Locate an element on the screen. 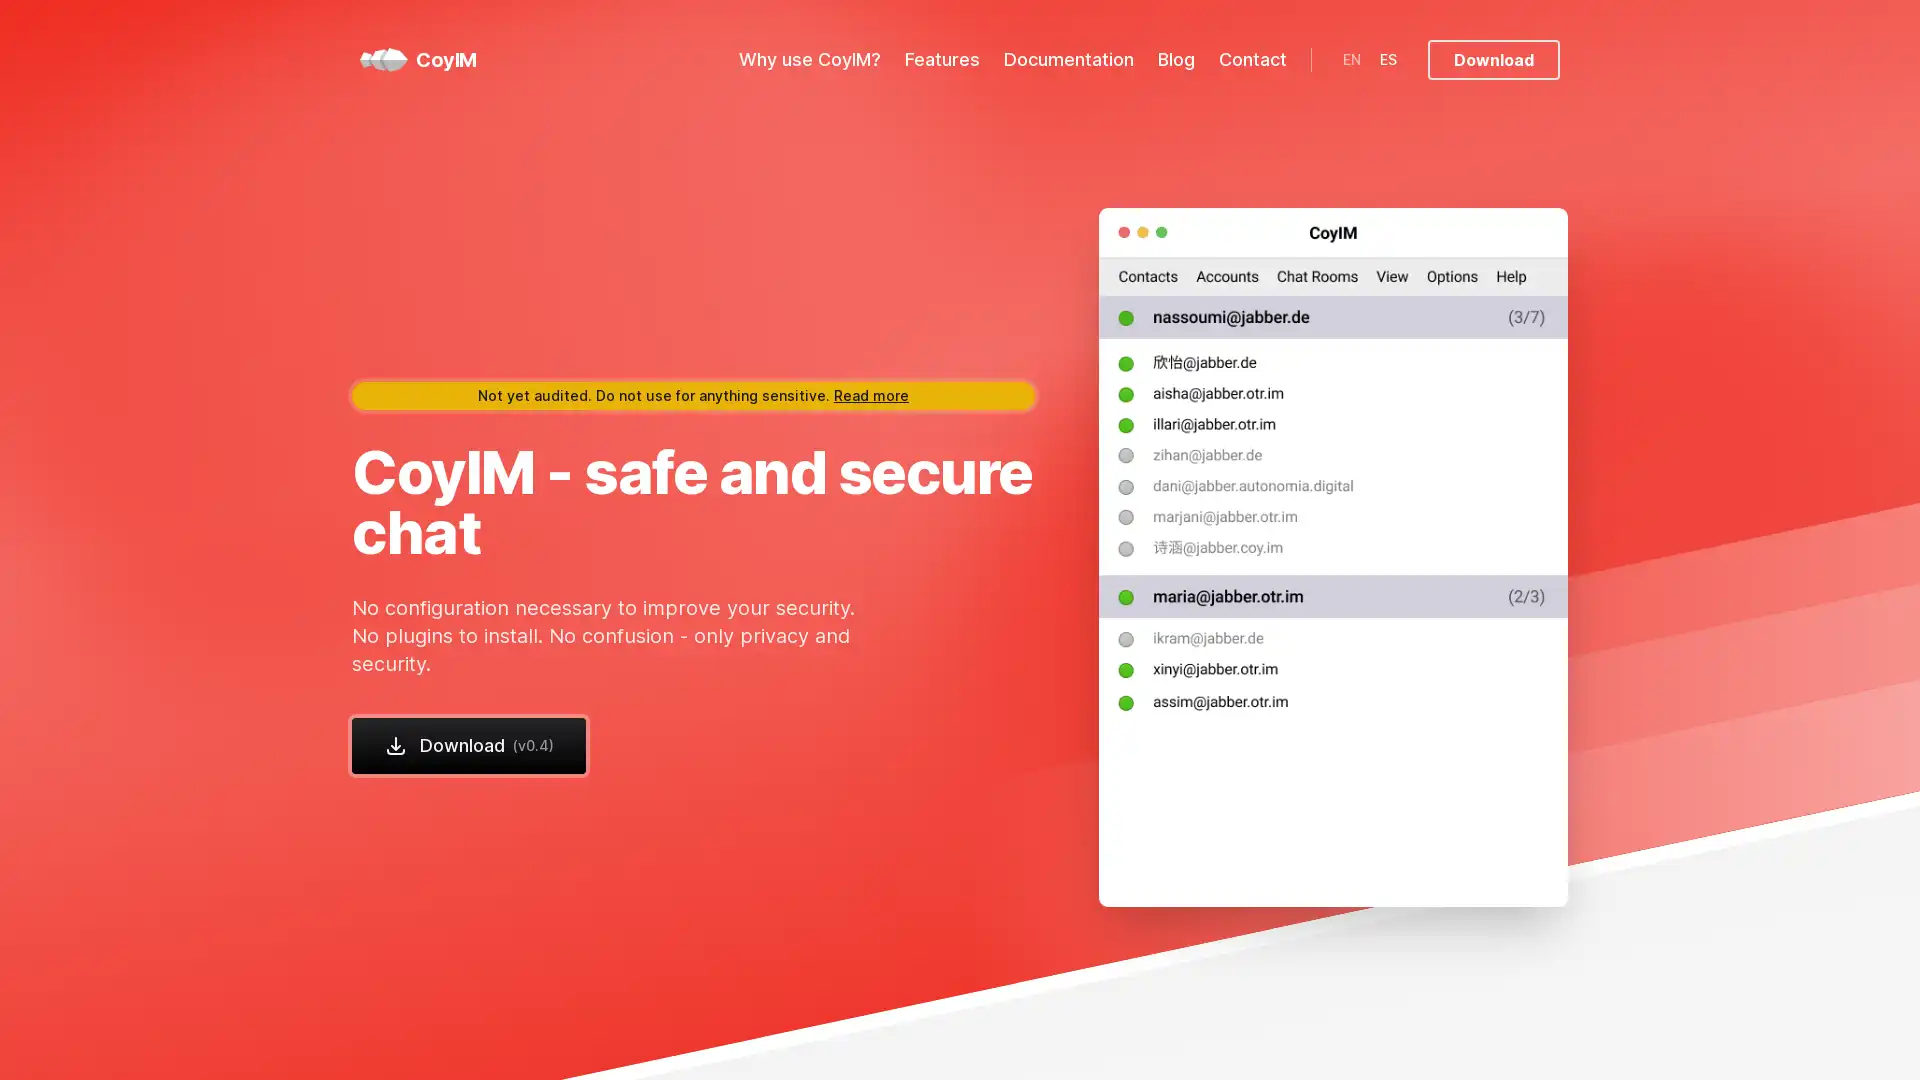  Download (v0.4) is located at coordinates (468, 744).